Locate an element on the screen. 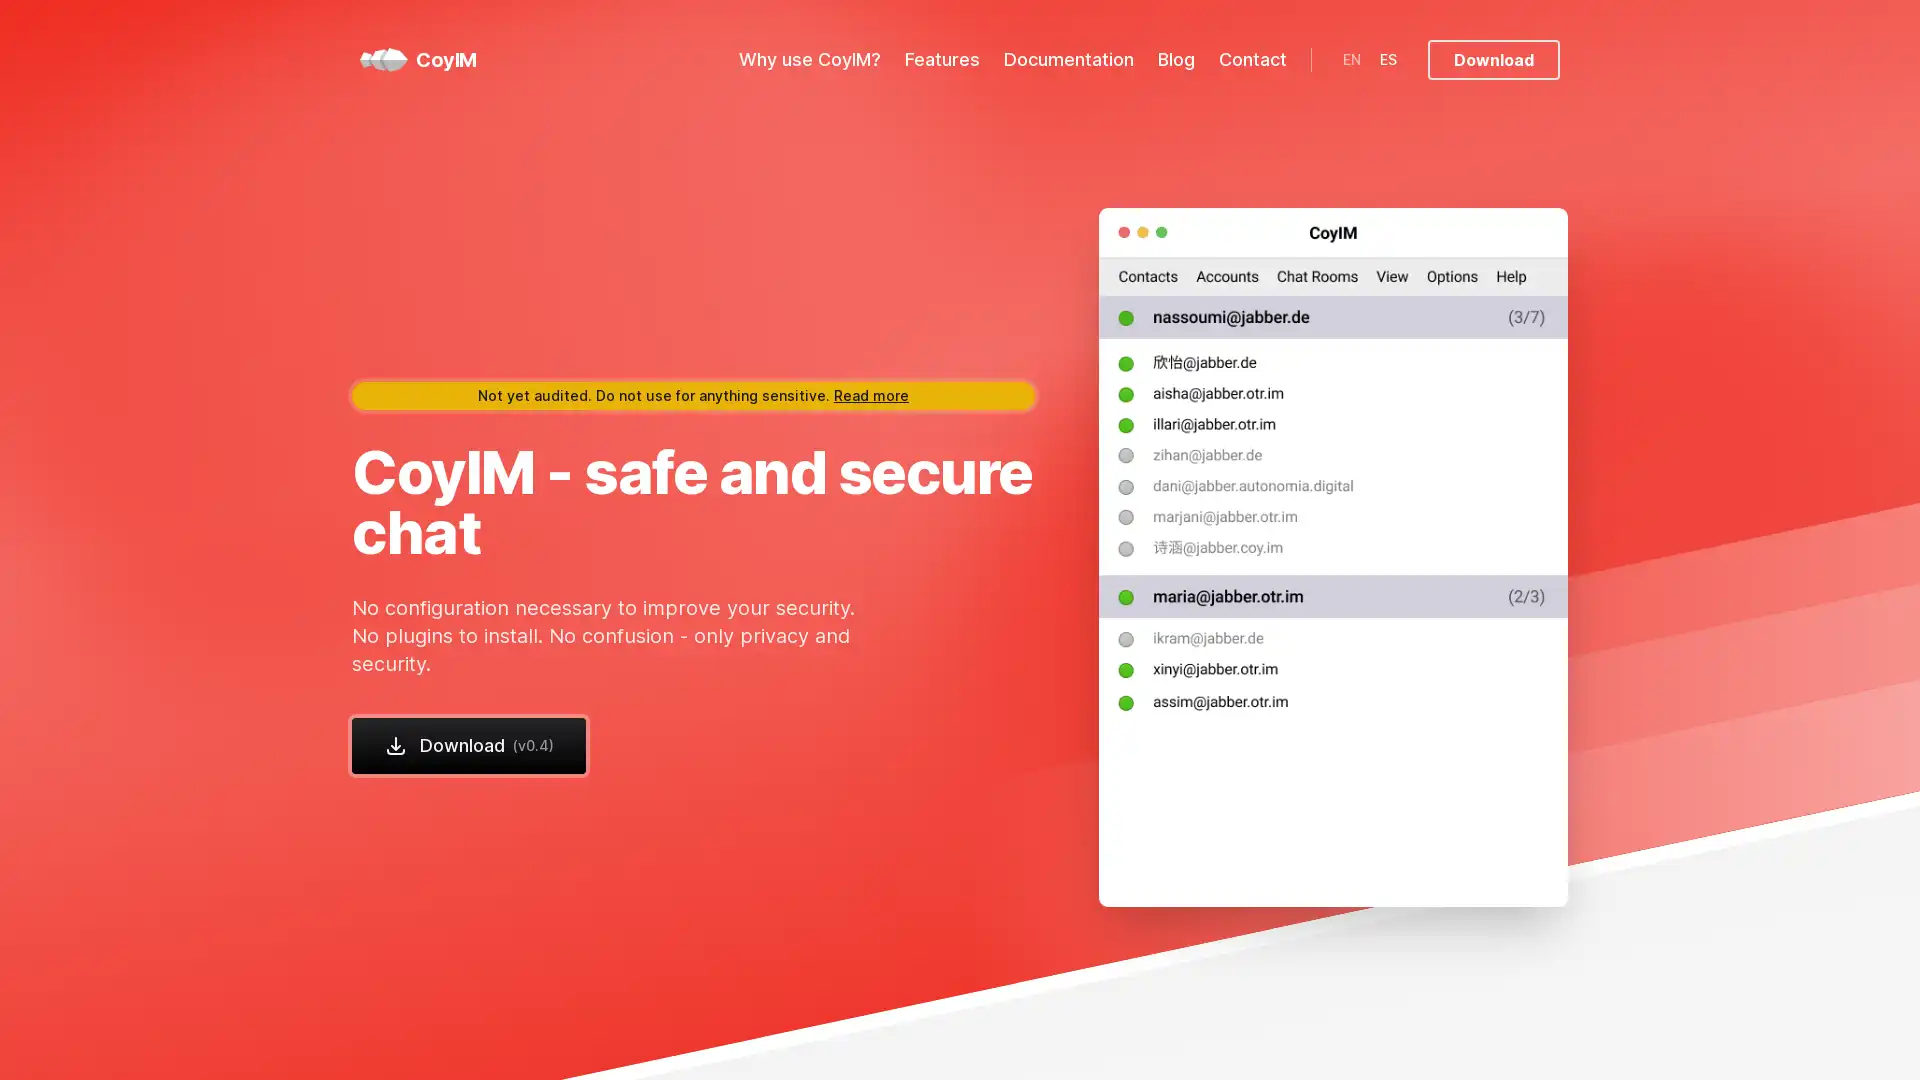  Download (v0.4) is located at coordinates (468, 744).